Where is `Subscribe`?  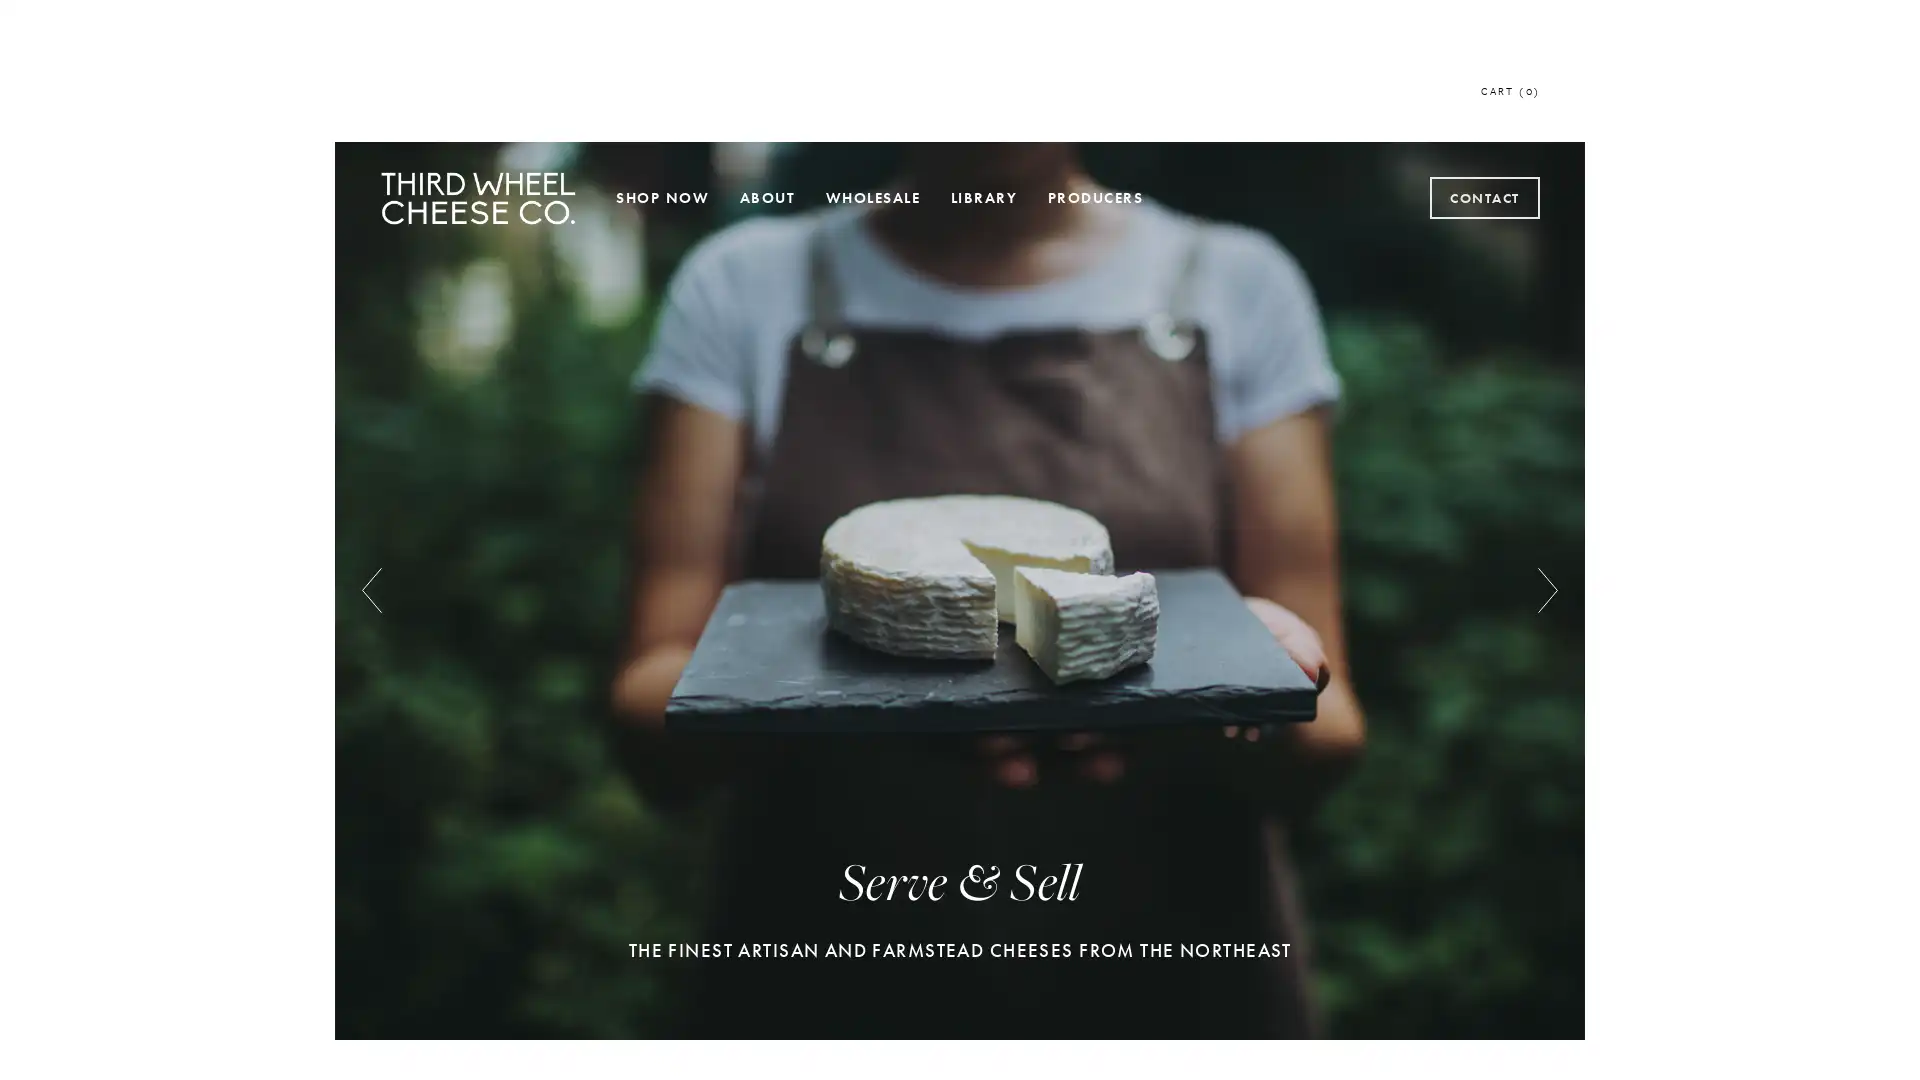
Subscribe is located at coordinates (1129, 586).